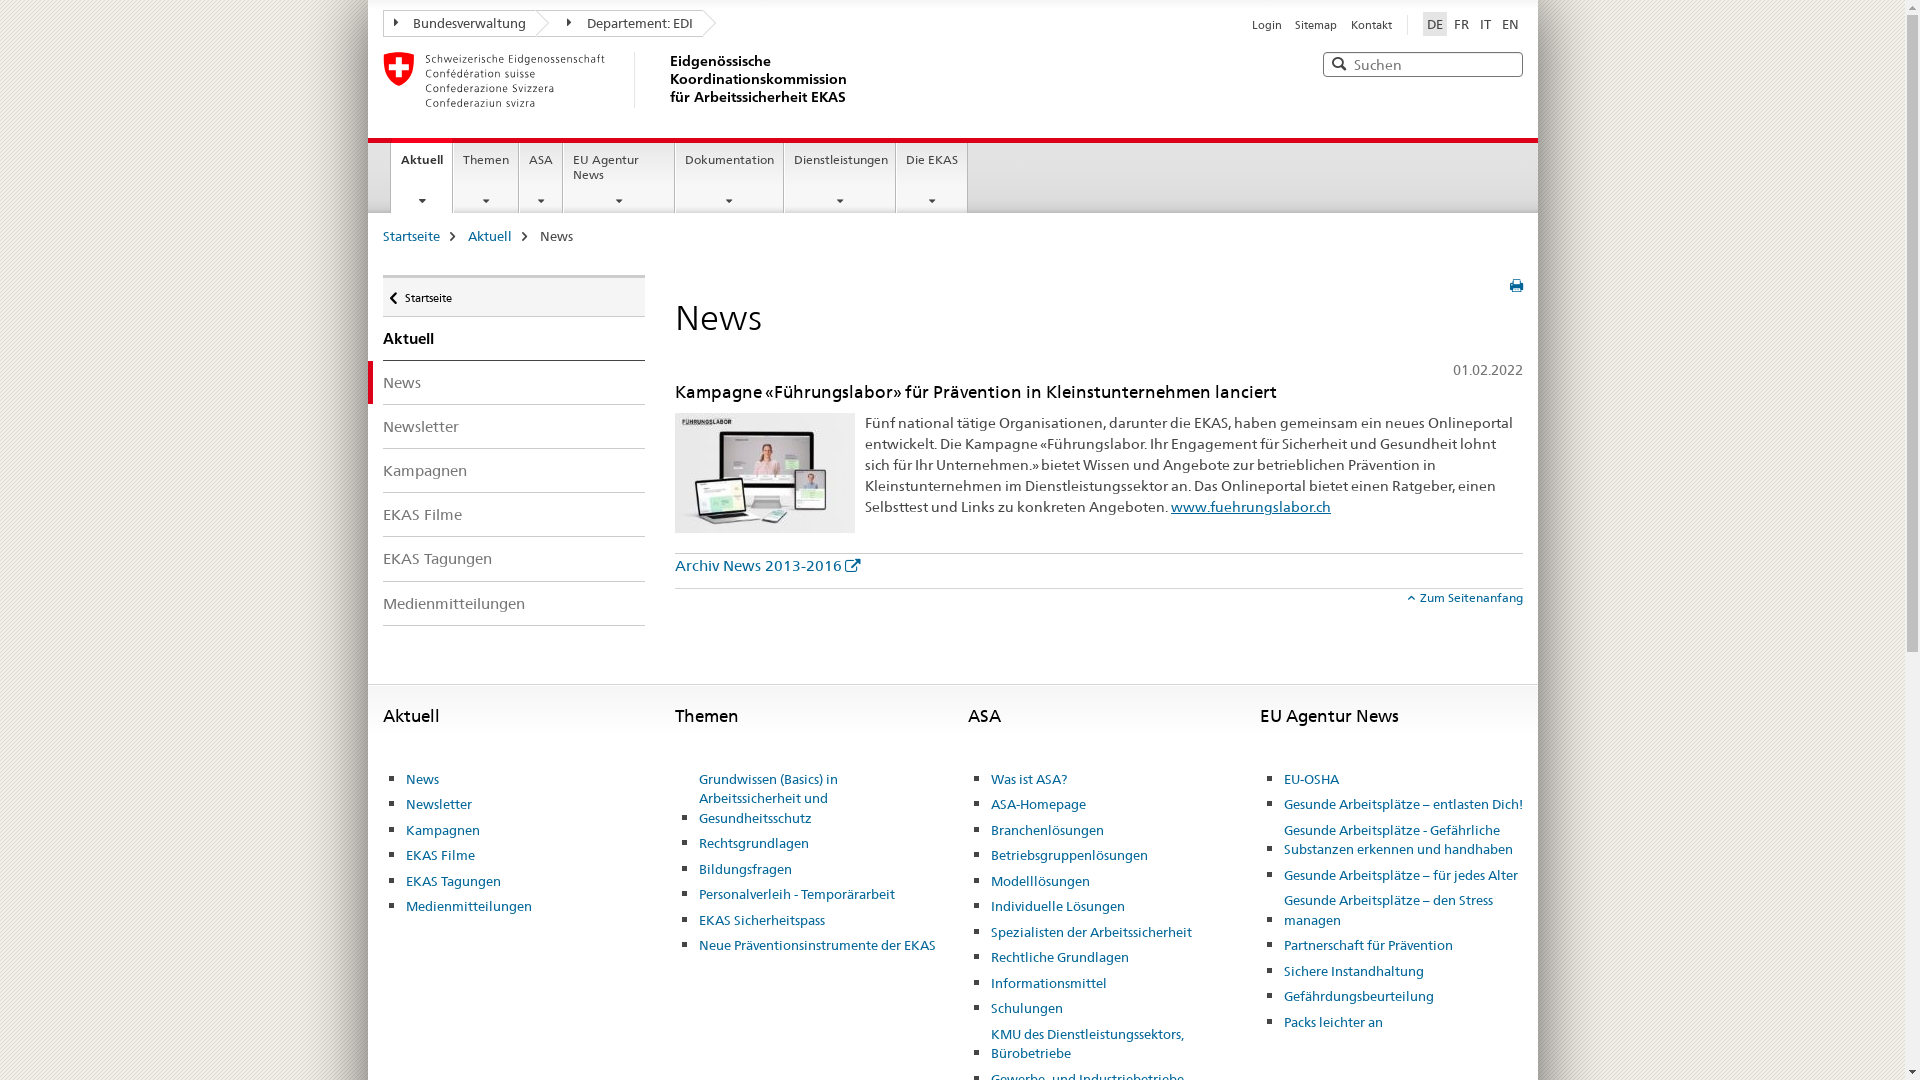 This screenshot has width=1920, height=1080. I want to click on 'FR', so click(1461, 23).